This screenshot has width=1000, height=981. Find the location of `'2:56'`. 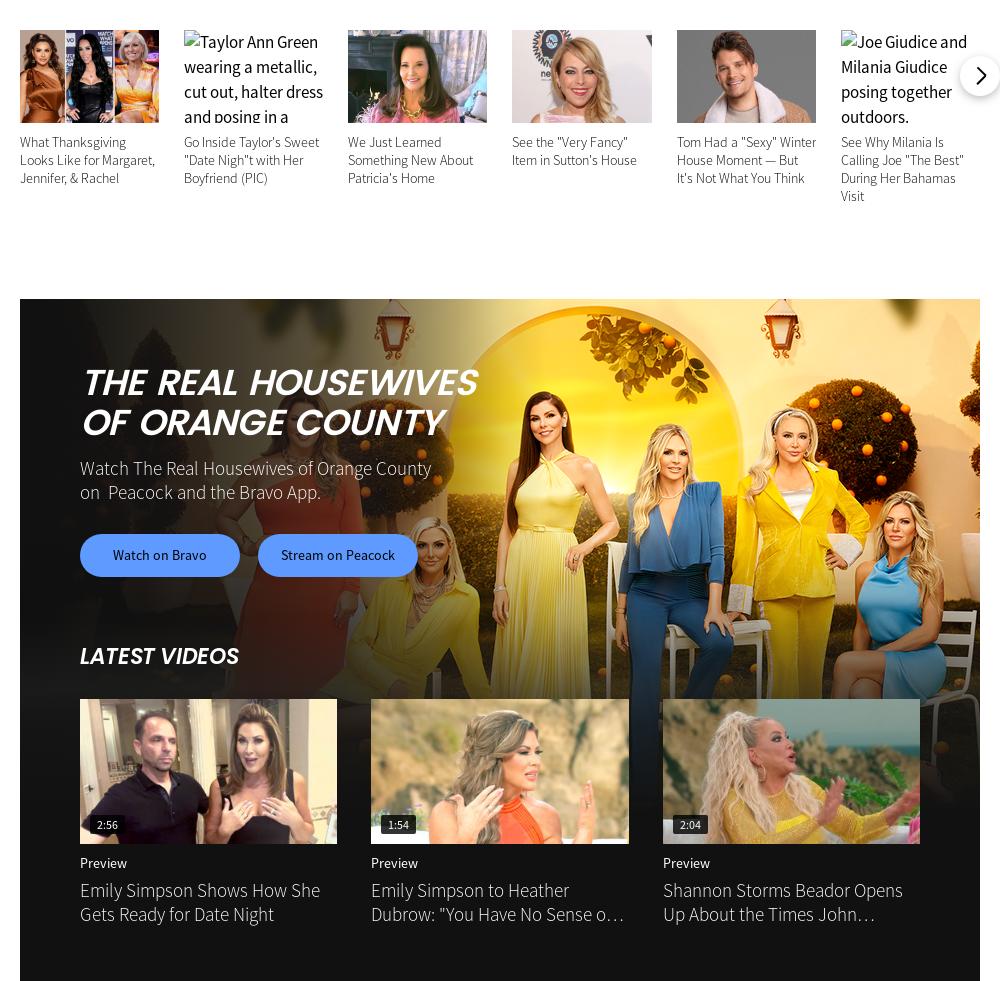

'2:56' is located at coordinates (106, 823).